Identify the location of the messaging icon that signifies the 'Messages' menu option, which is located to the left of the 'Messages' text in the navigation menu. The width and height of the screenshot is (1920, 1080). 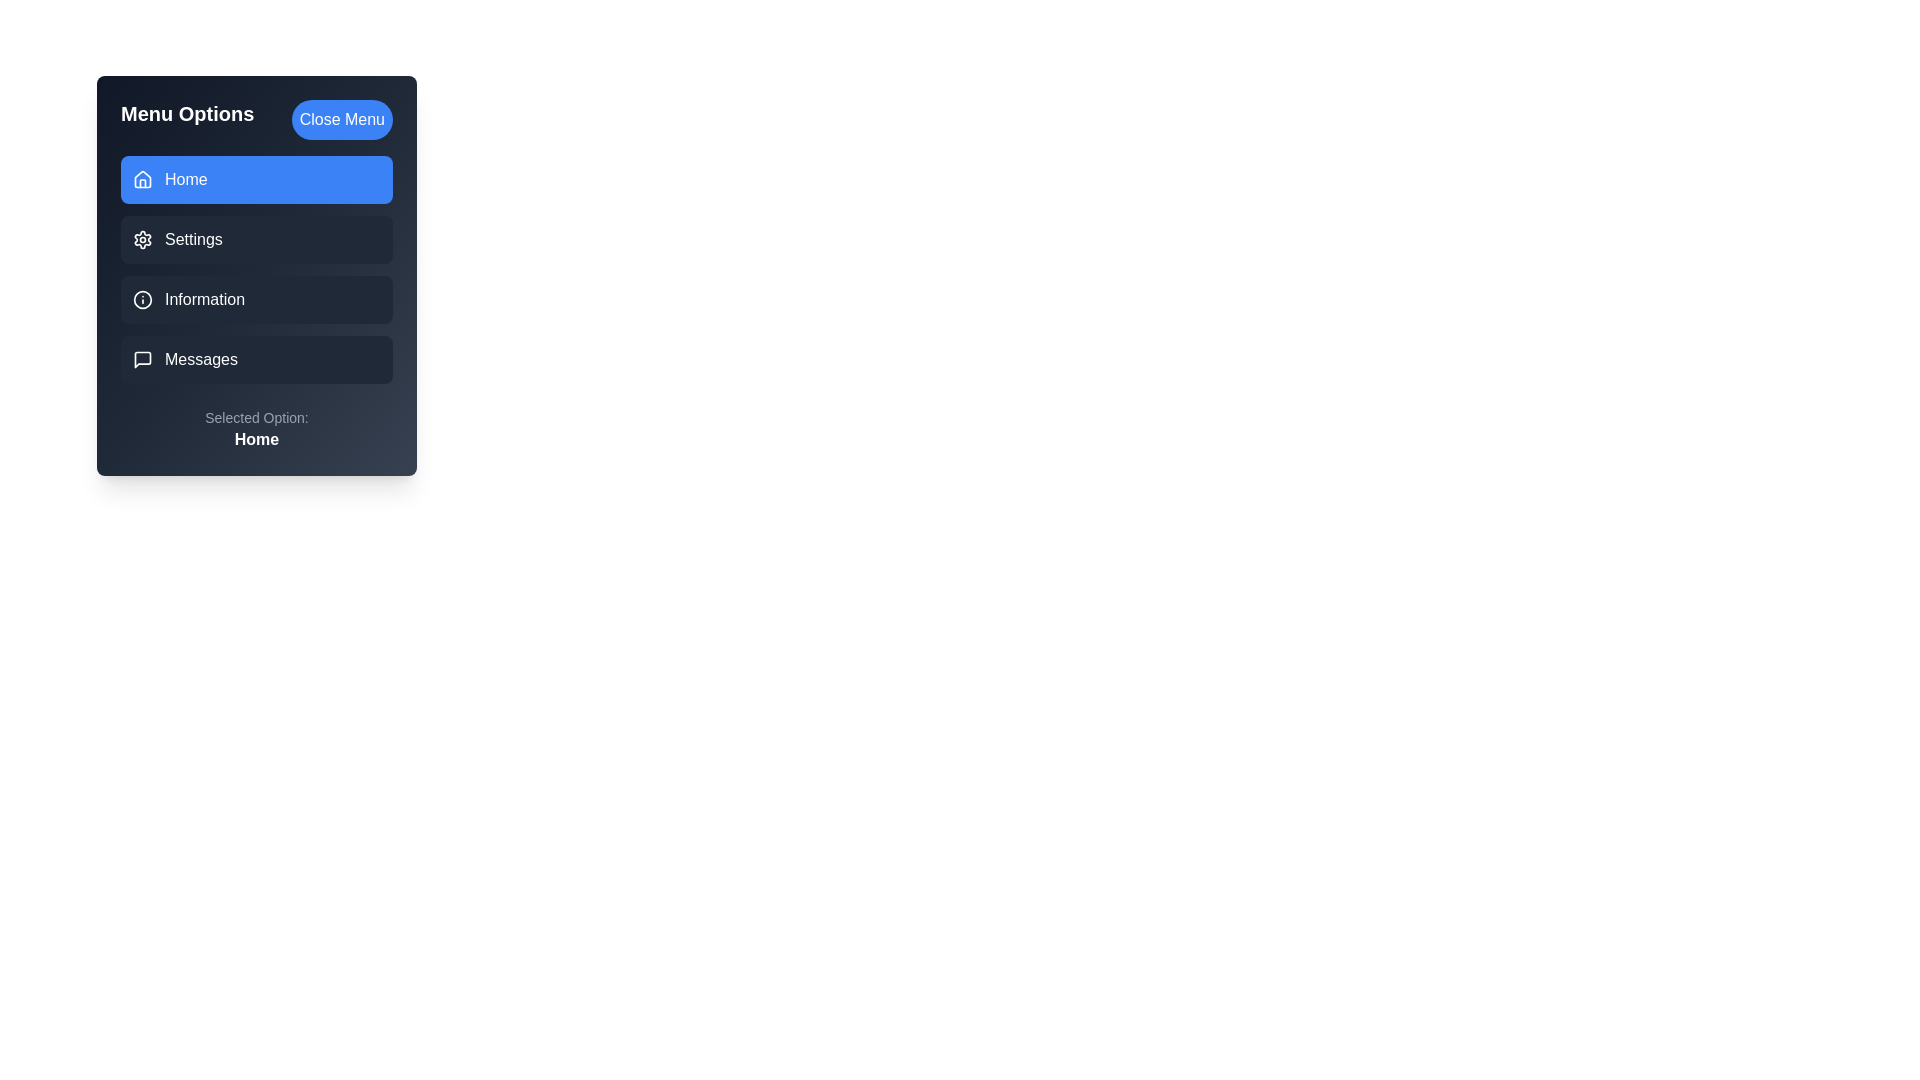
(142, 358).